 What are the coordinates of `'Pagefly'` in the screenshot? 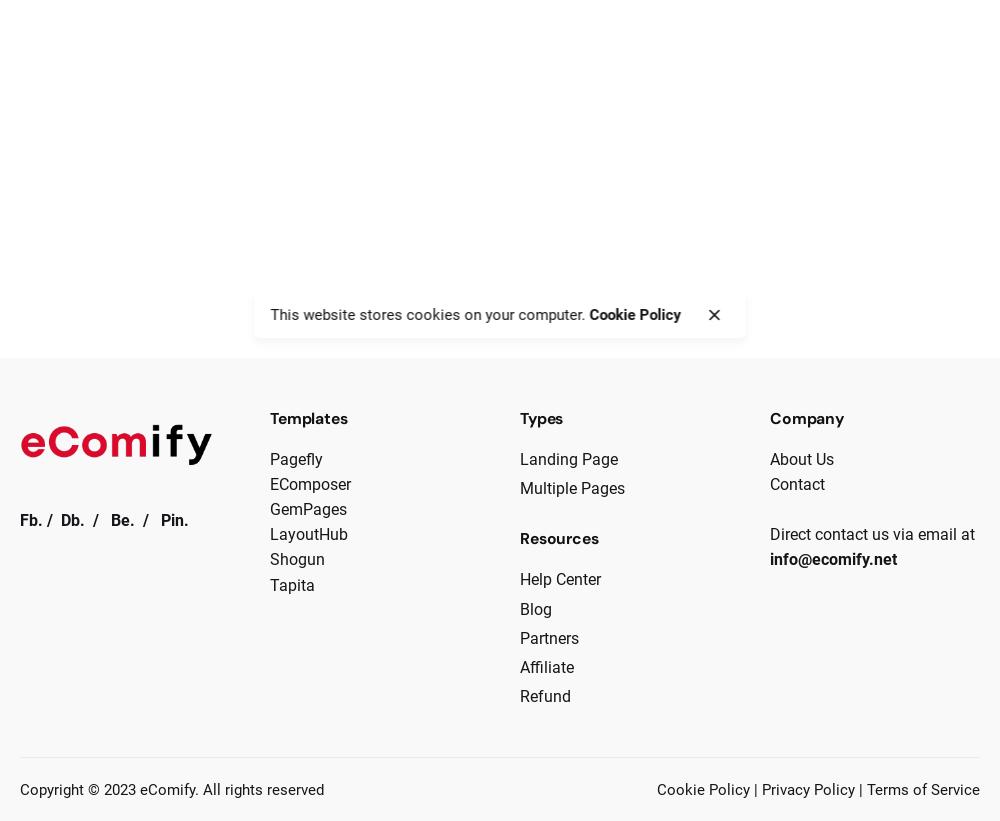 It's located at (296, 458).